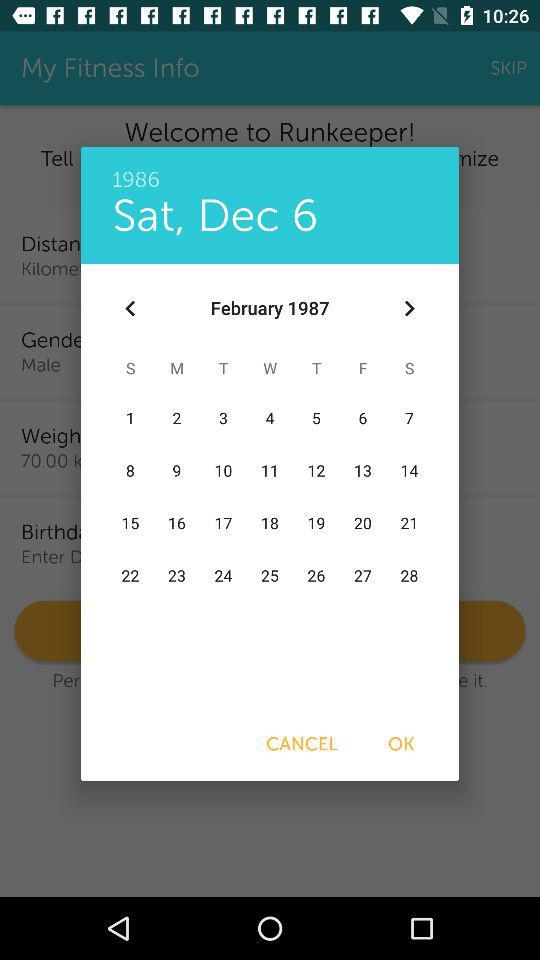 The width and height of the screenshot is (540, 960). I want to click on cancel item, so click(301, 743).